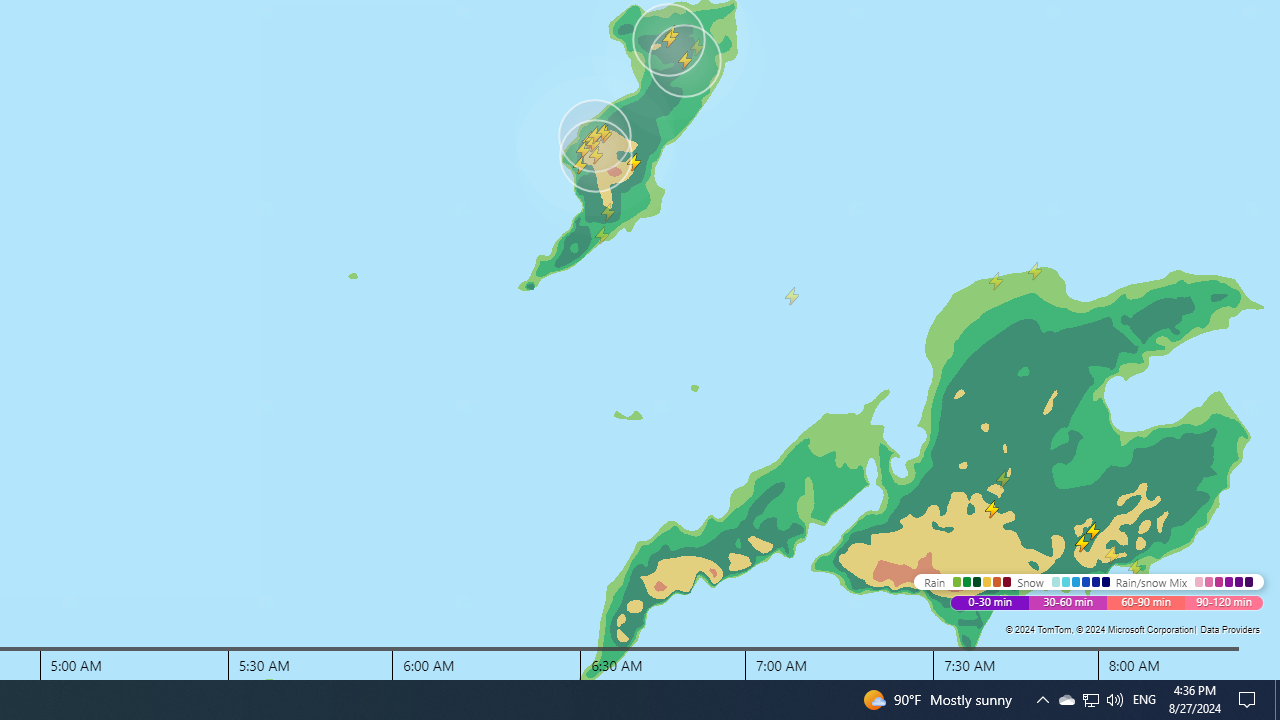 The width and height of the screenshot is (1280, 720). I want to click on 'Tray Input Indicator - English (United States)', so click(1113, 698).